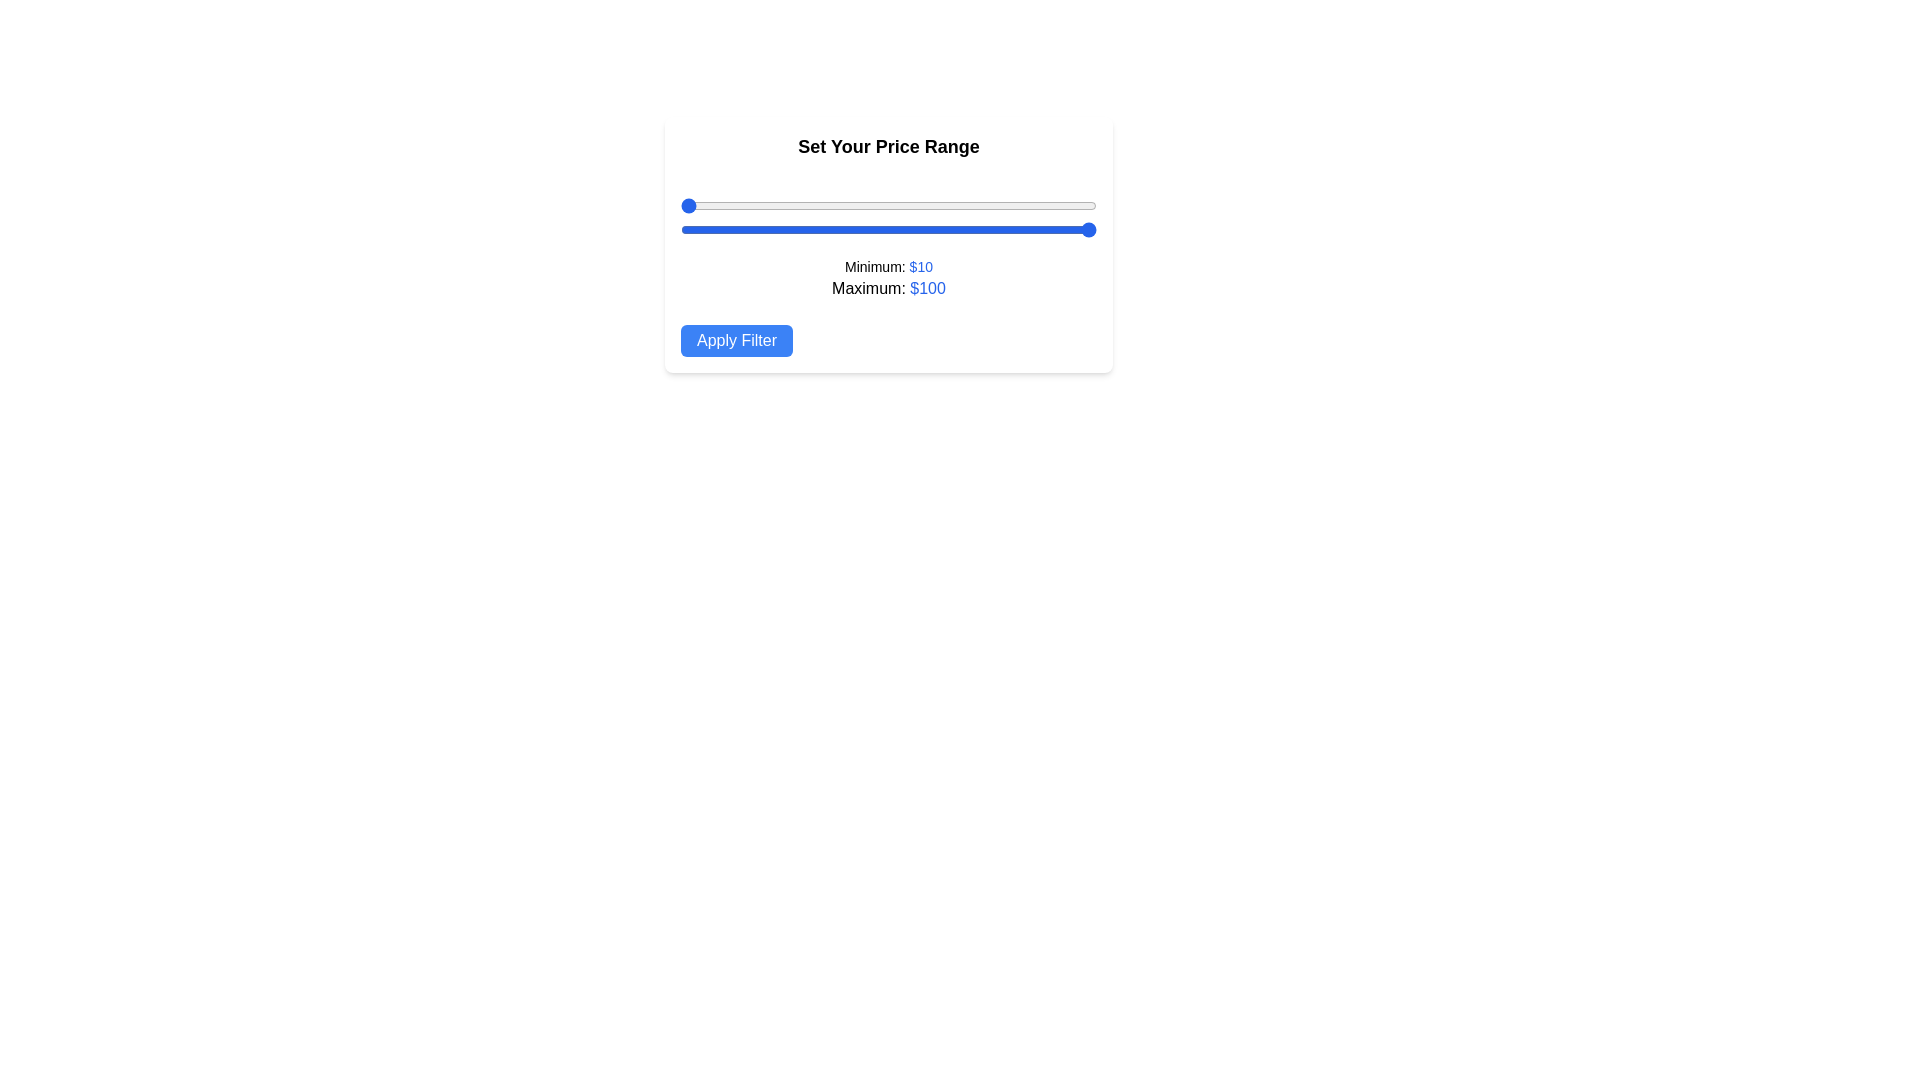 Image resolution: width=1920 pixels, height=1080 pixels. Describe the element at coordinates (1063, 229) in the screenshot. I see `the slider` at that location.